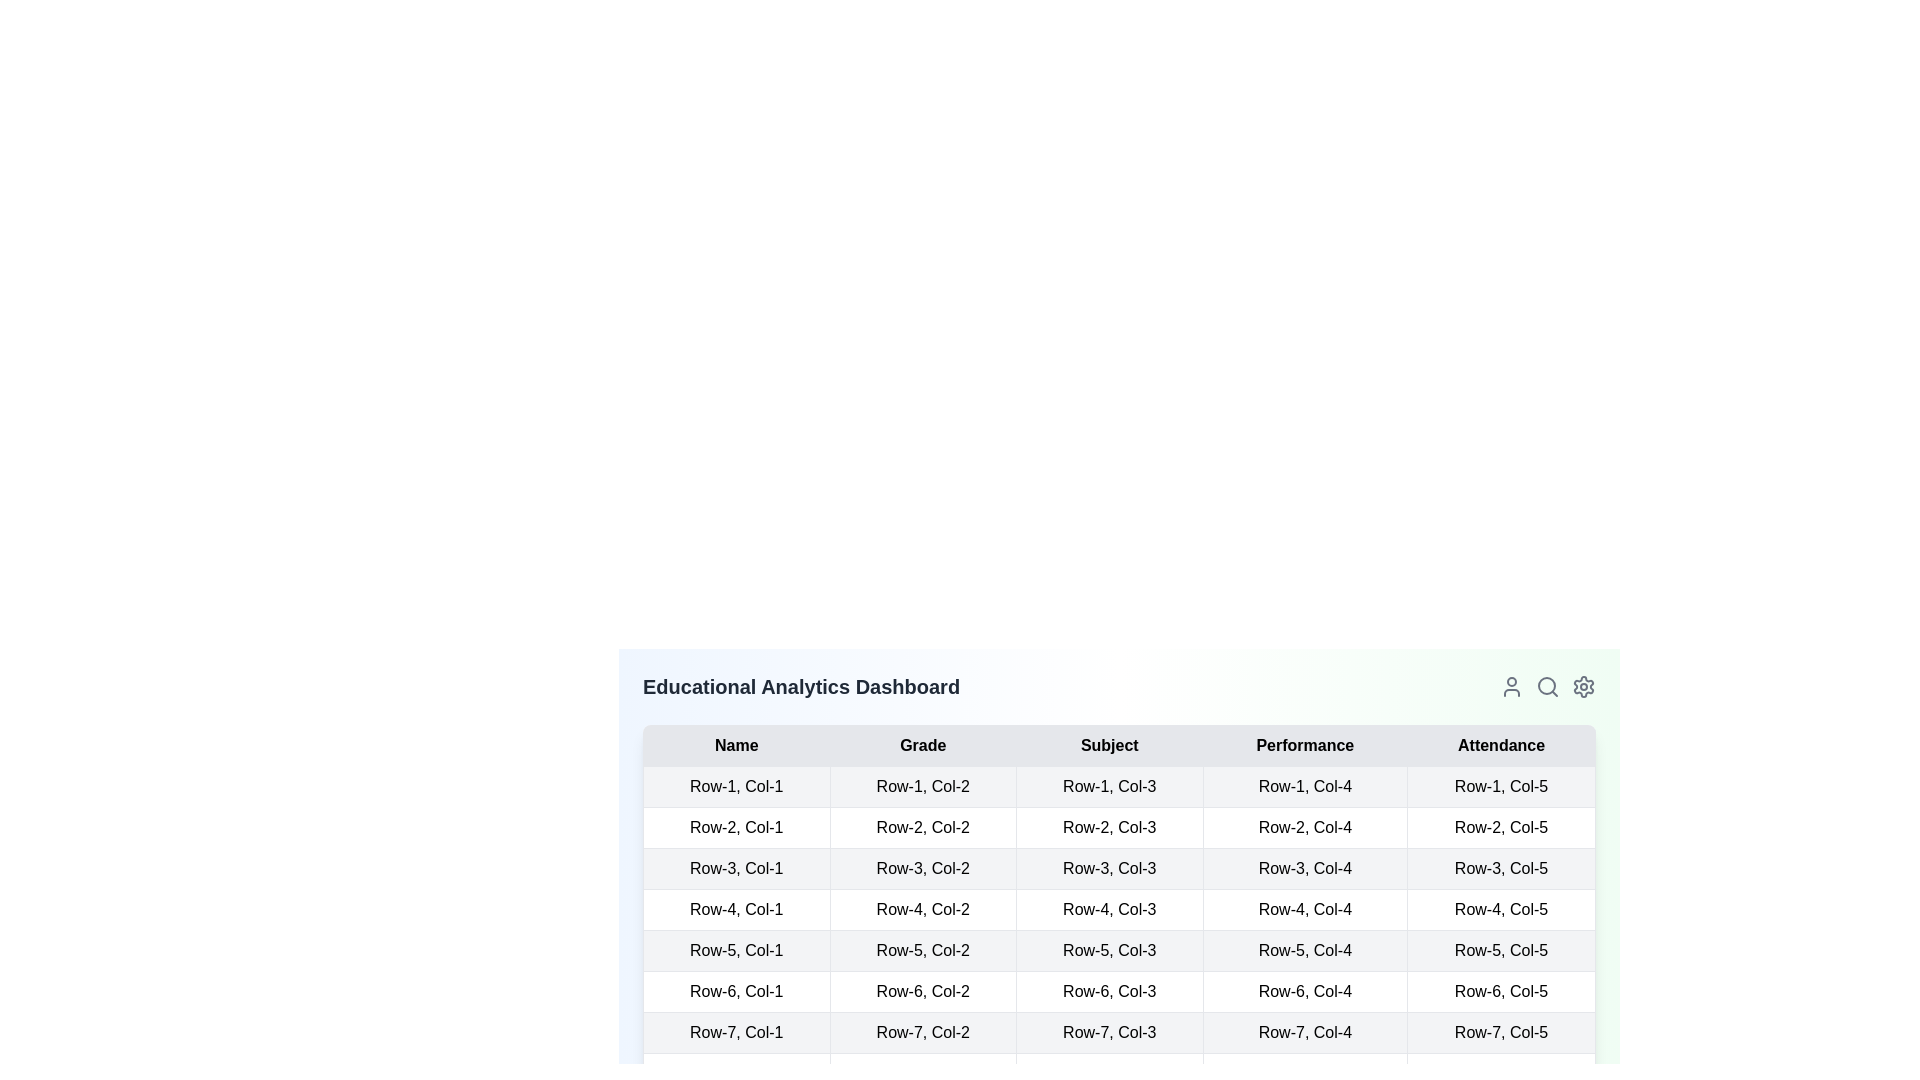 The width and height of the screenshot is (1920, 1080). I want to click on the user profile icon located in the navigation bar, so click(1512, 685).